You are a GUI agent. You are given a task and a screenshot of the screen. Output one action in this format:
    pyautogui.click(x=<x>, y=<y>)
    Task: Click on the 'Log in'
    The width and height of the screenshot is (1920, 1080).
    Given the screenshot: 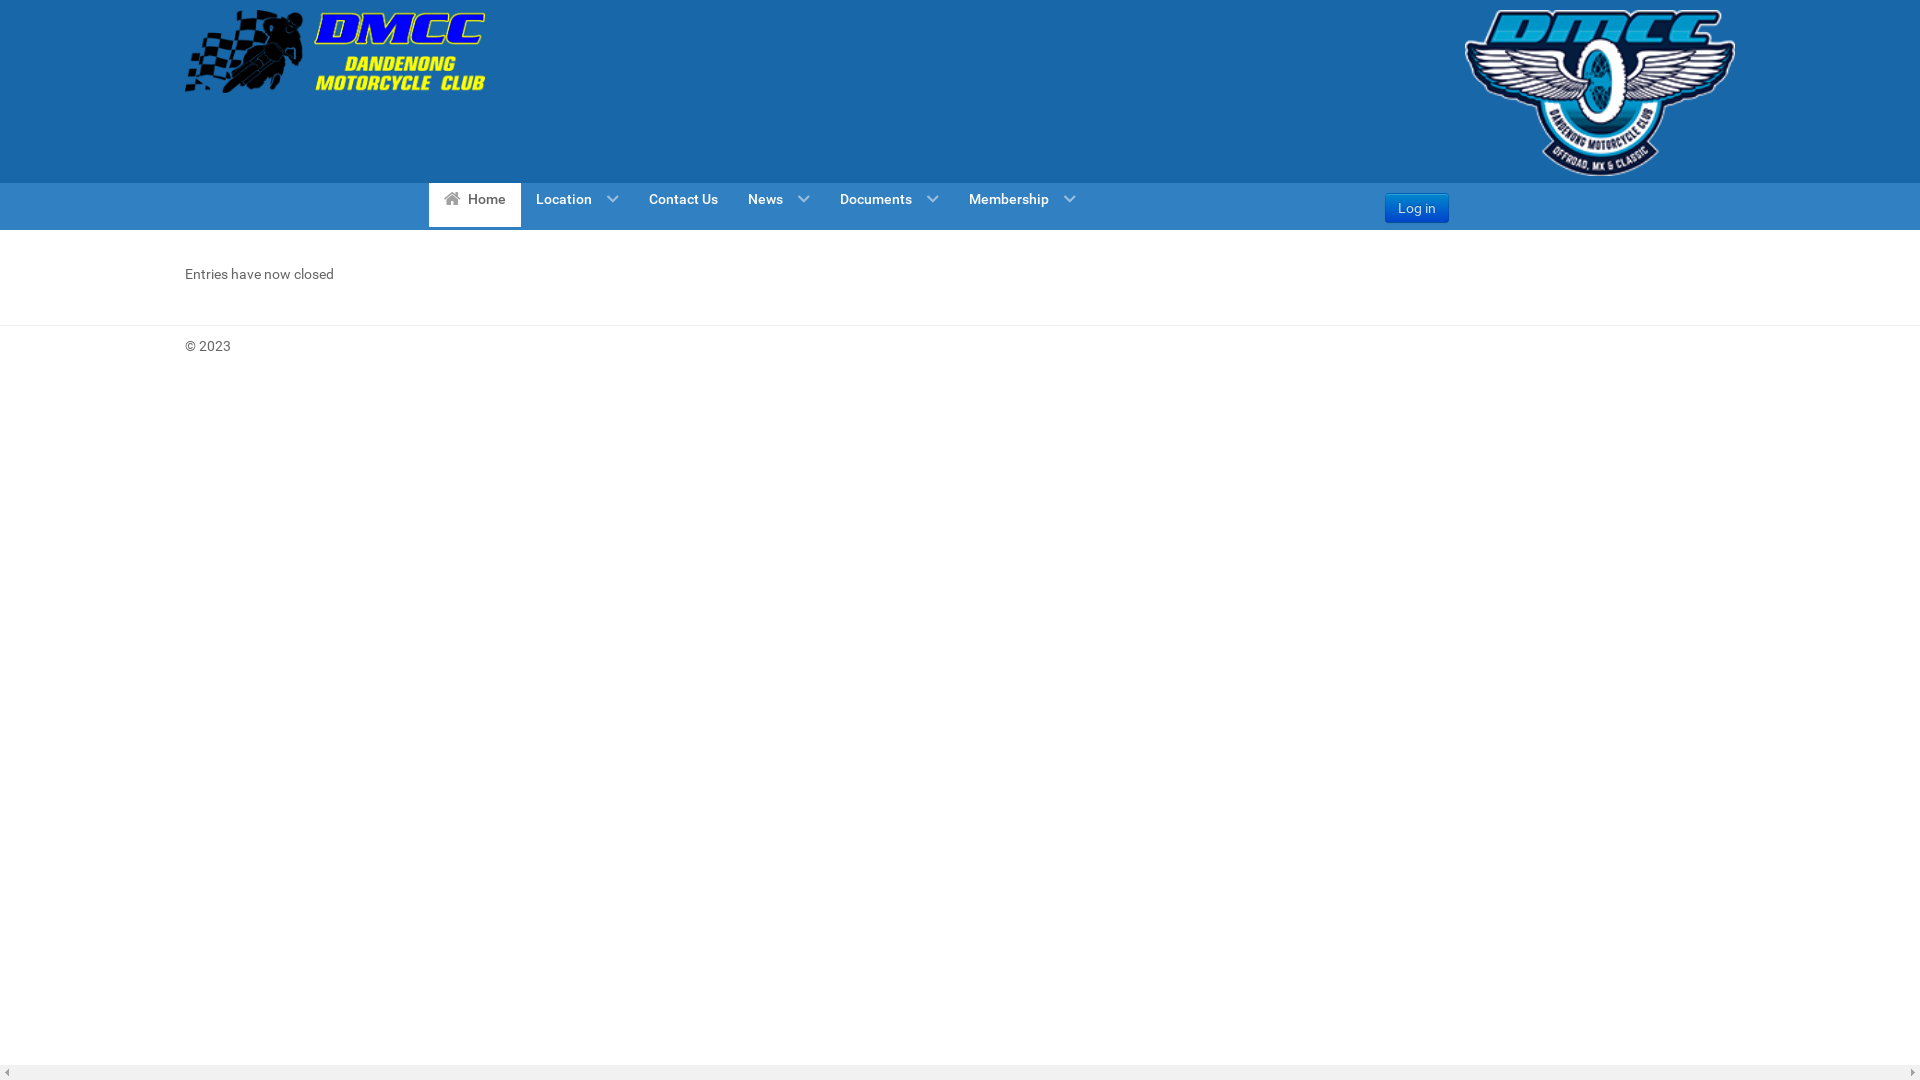 What is the action you would take?
    pyautogui.click(x=1415, y=208)
    